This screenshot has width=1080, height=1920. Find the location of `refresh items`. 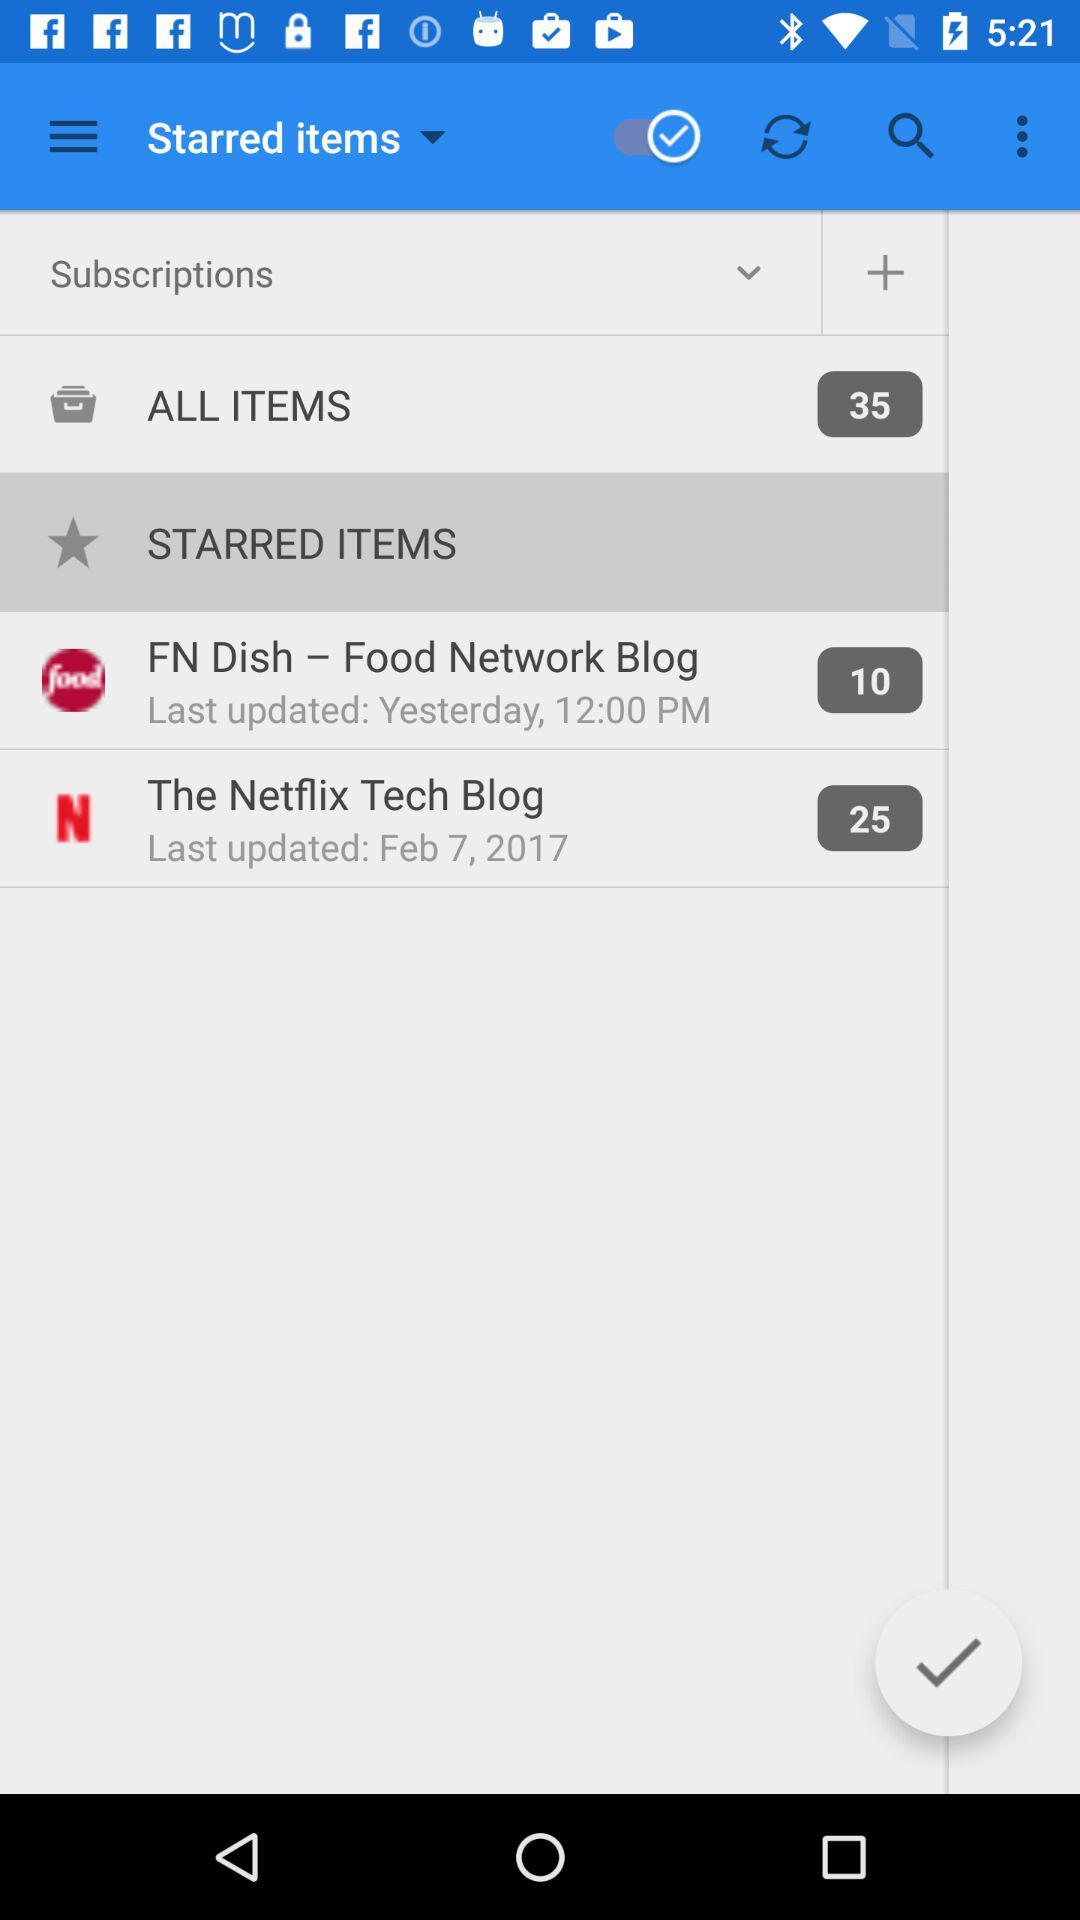

refresh items is located at coordinates (785, 135).